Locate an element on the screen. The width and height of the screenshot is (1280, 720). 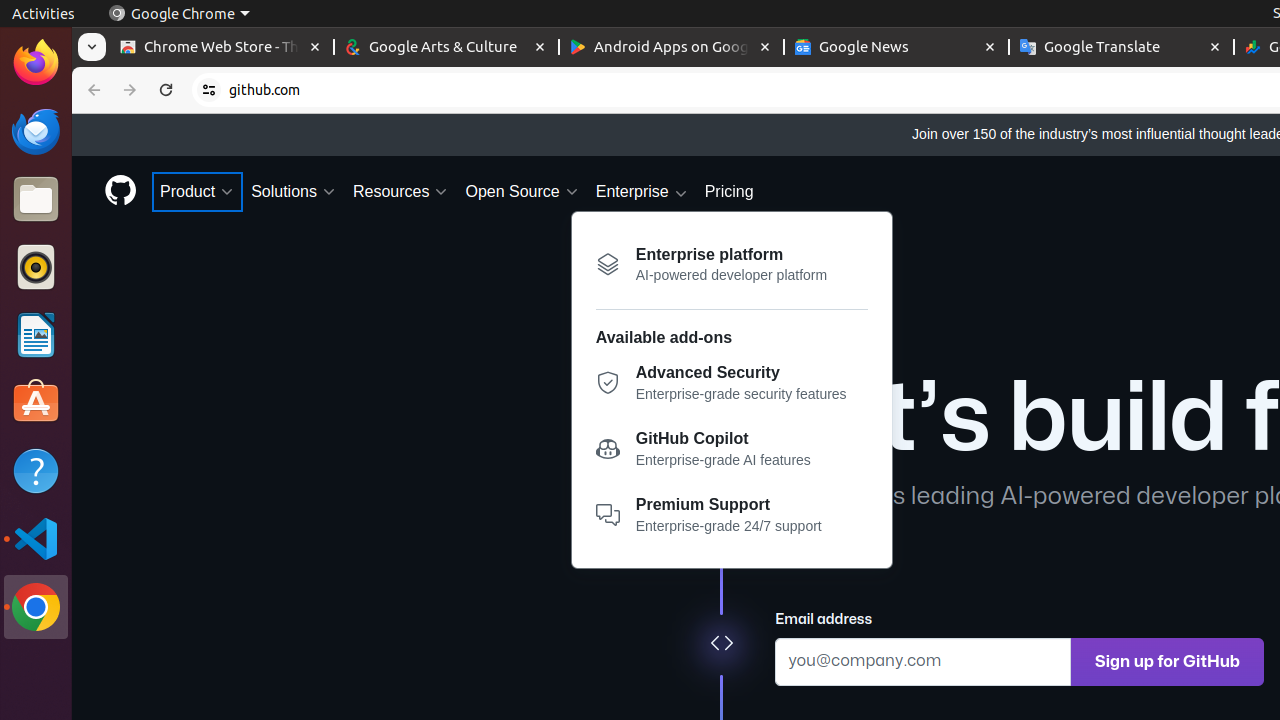
'Thunderbird Mail' is located at coordinates (35, 130).